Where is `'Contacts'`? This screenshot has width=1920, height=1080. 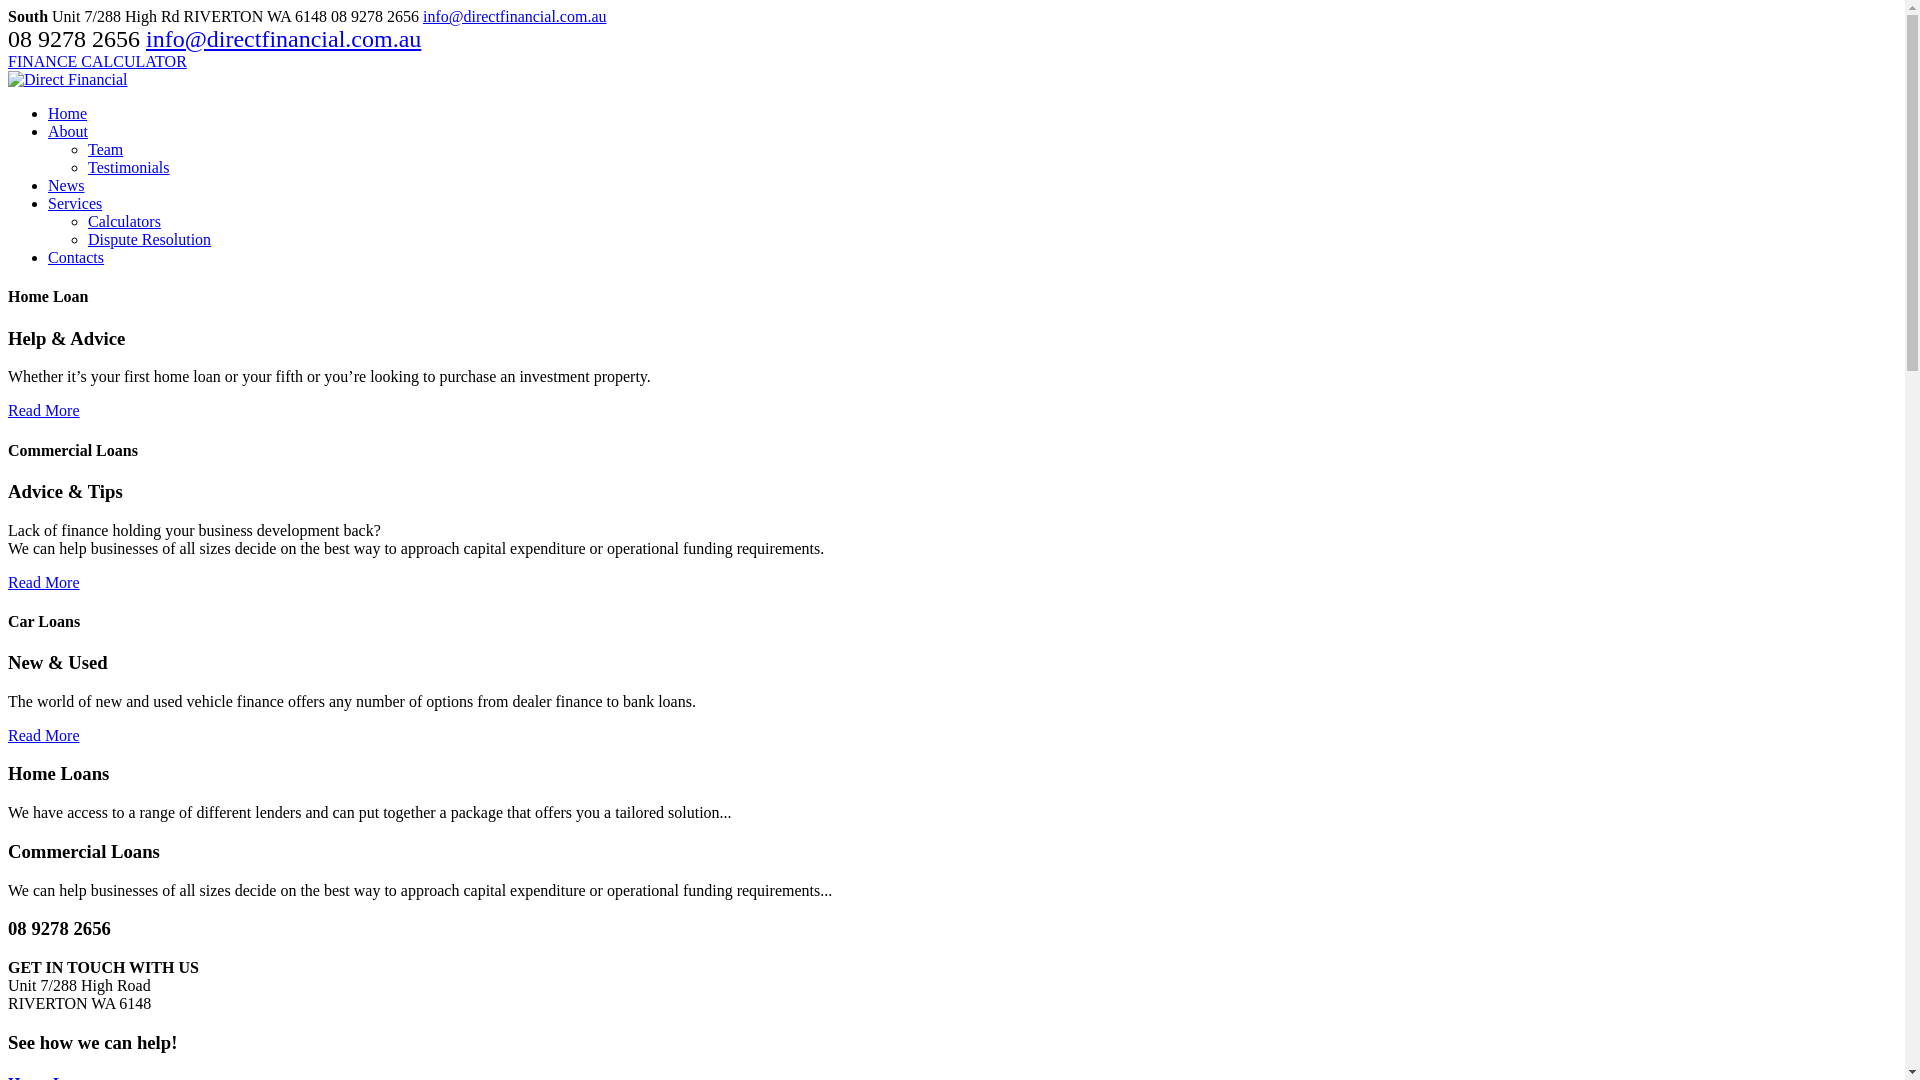
'Contacts' is located at coordinates (48, 256).